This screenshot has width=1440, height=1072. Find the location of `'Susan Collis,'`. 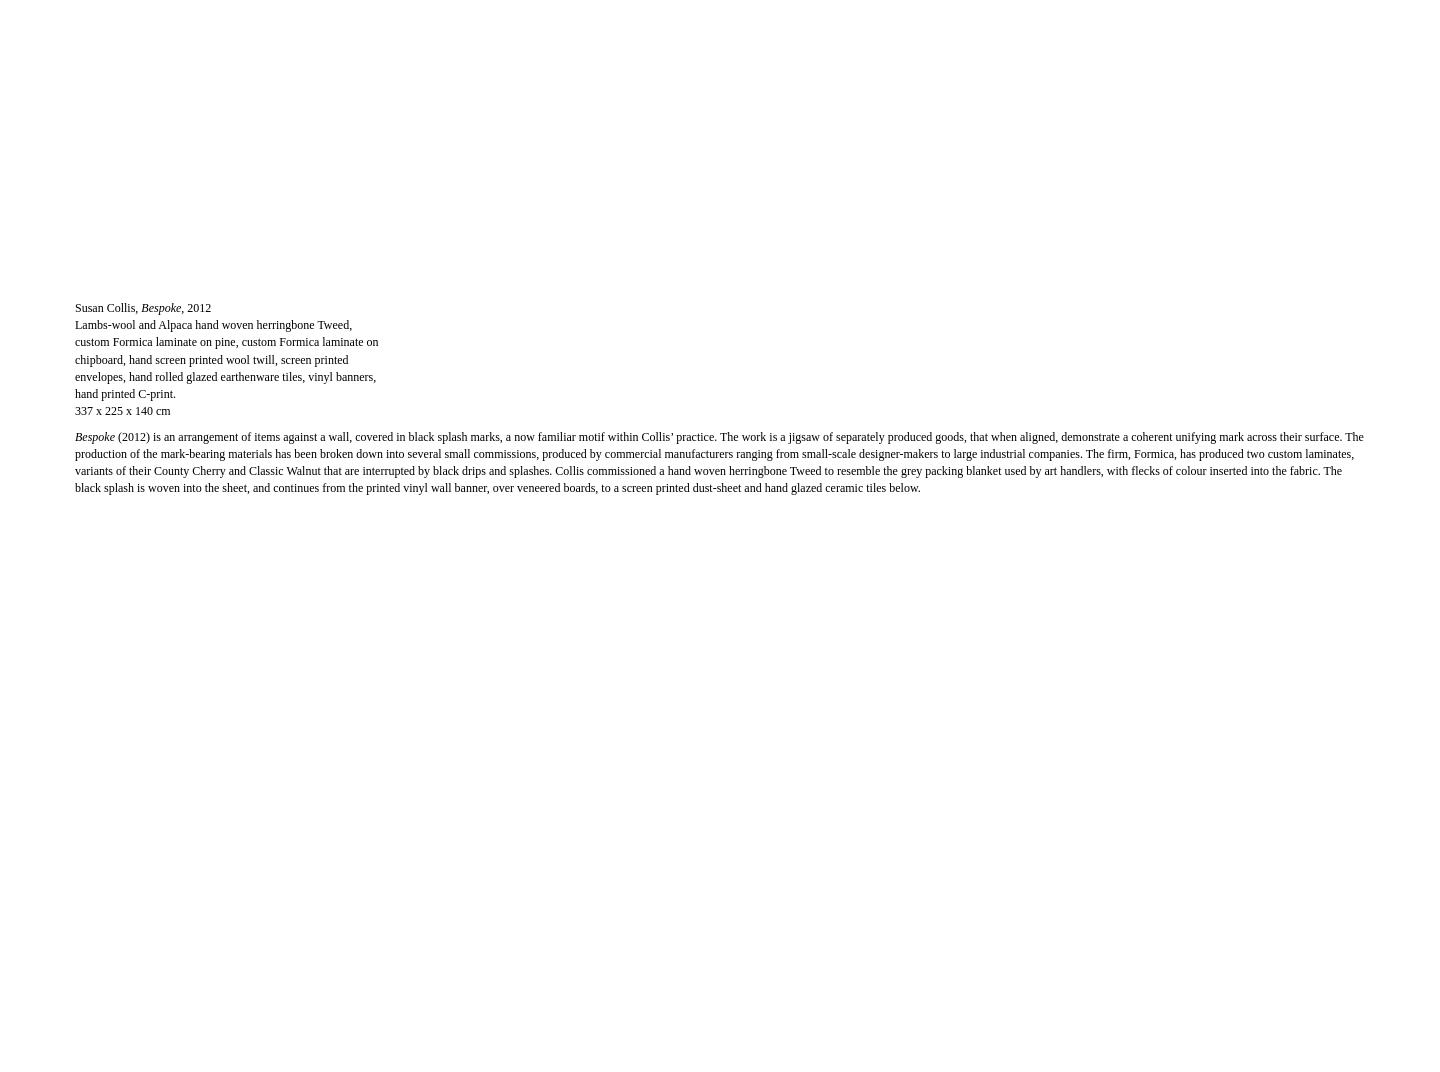

'Susan Collis,' is located at coordinates (106, 306).